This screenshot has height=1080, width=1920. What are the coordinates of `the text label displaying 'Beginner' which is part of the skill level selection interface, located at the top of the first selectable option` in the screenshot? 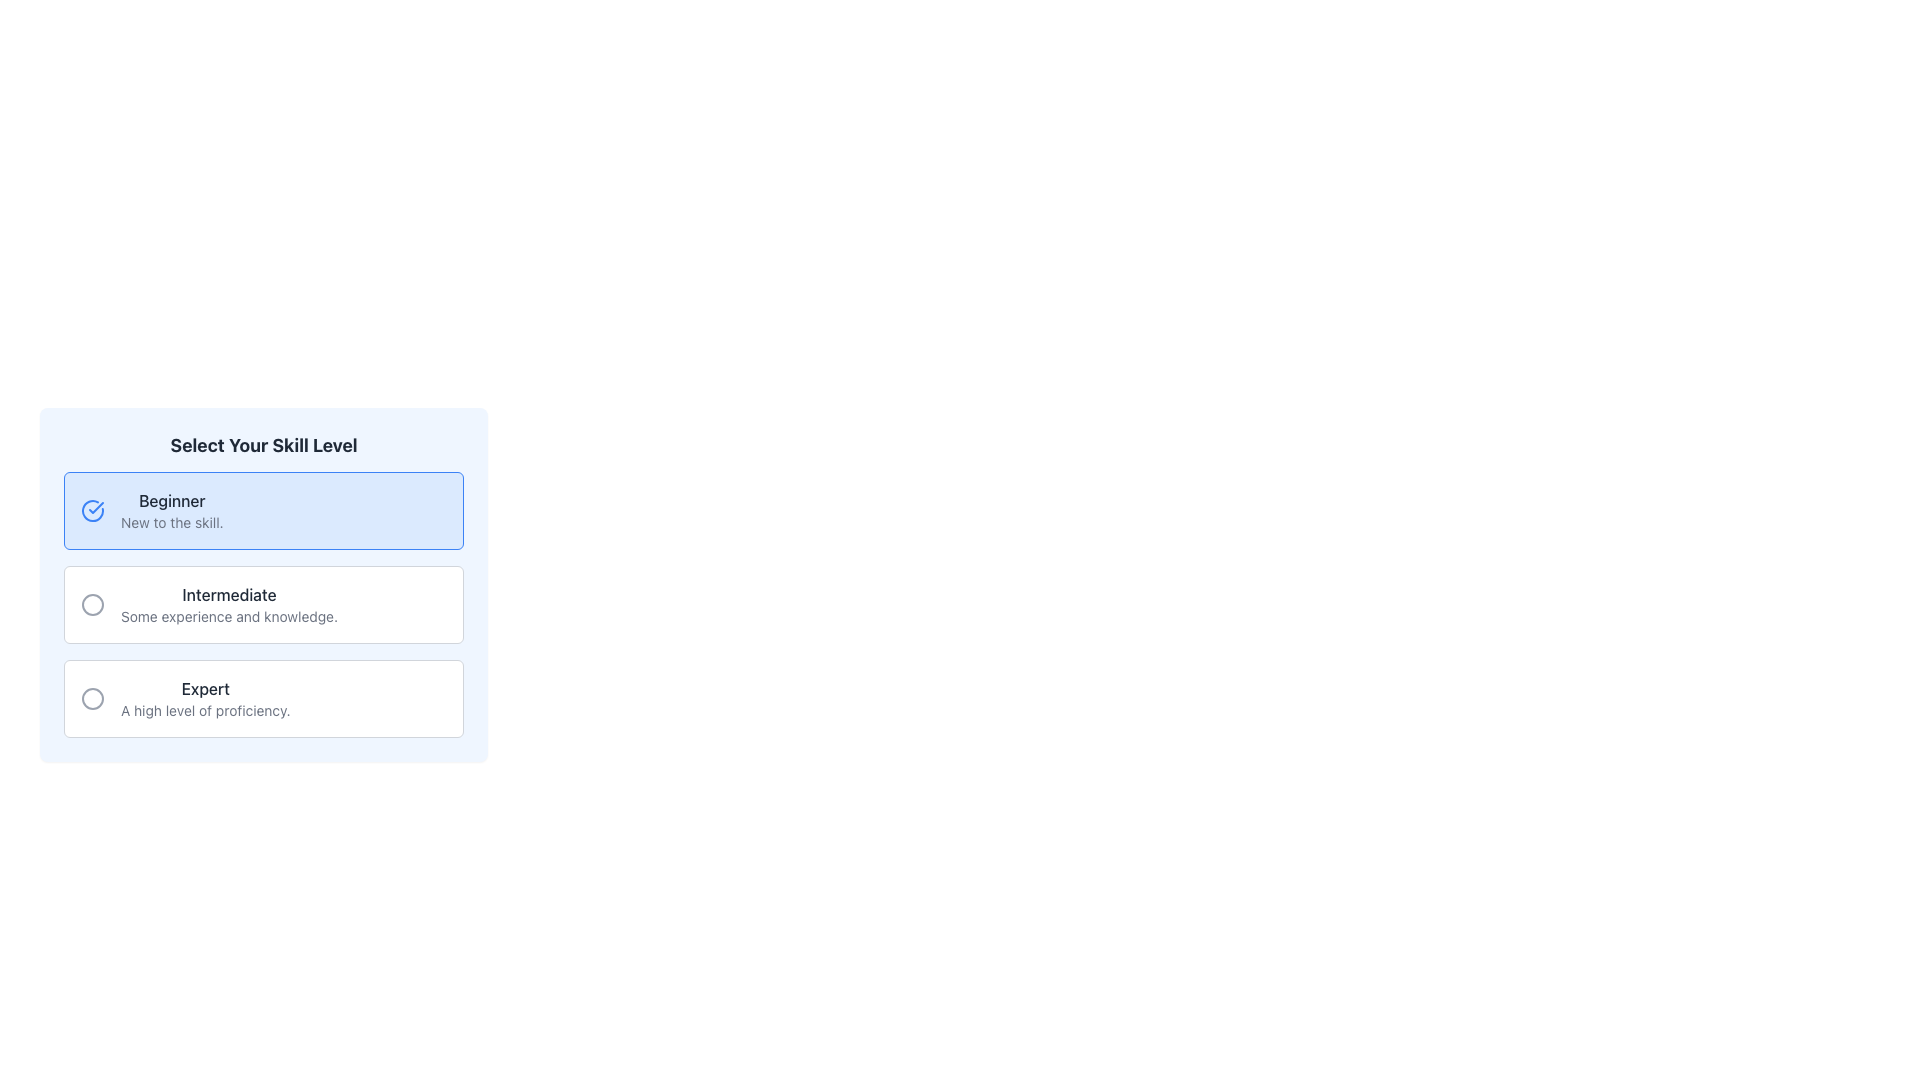 It's located at (172, 500).